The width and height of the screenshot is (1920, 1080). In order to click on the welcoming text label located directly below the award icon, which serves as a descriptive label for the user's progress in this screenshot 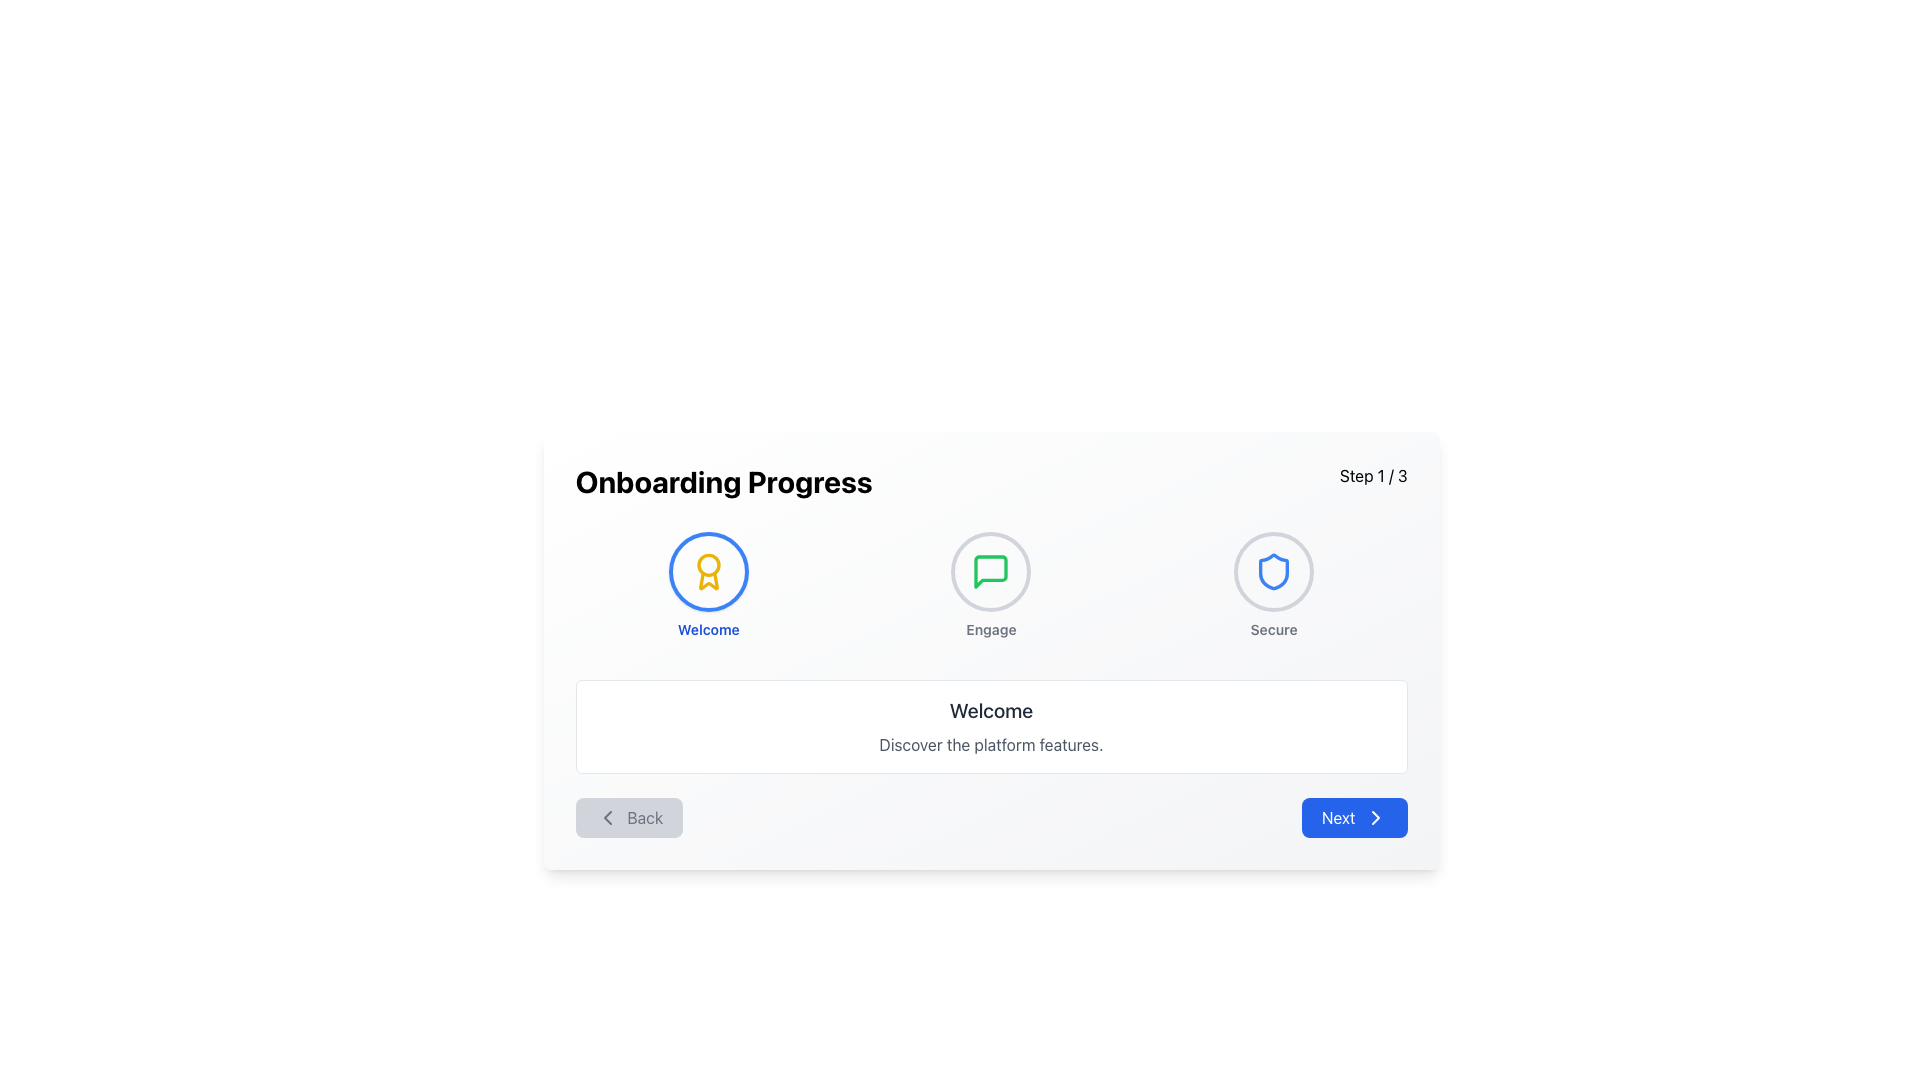, I will do `click(708, 628)`.